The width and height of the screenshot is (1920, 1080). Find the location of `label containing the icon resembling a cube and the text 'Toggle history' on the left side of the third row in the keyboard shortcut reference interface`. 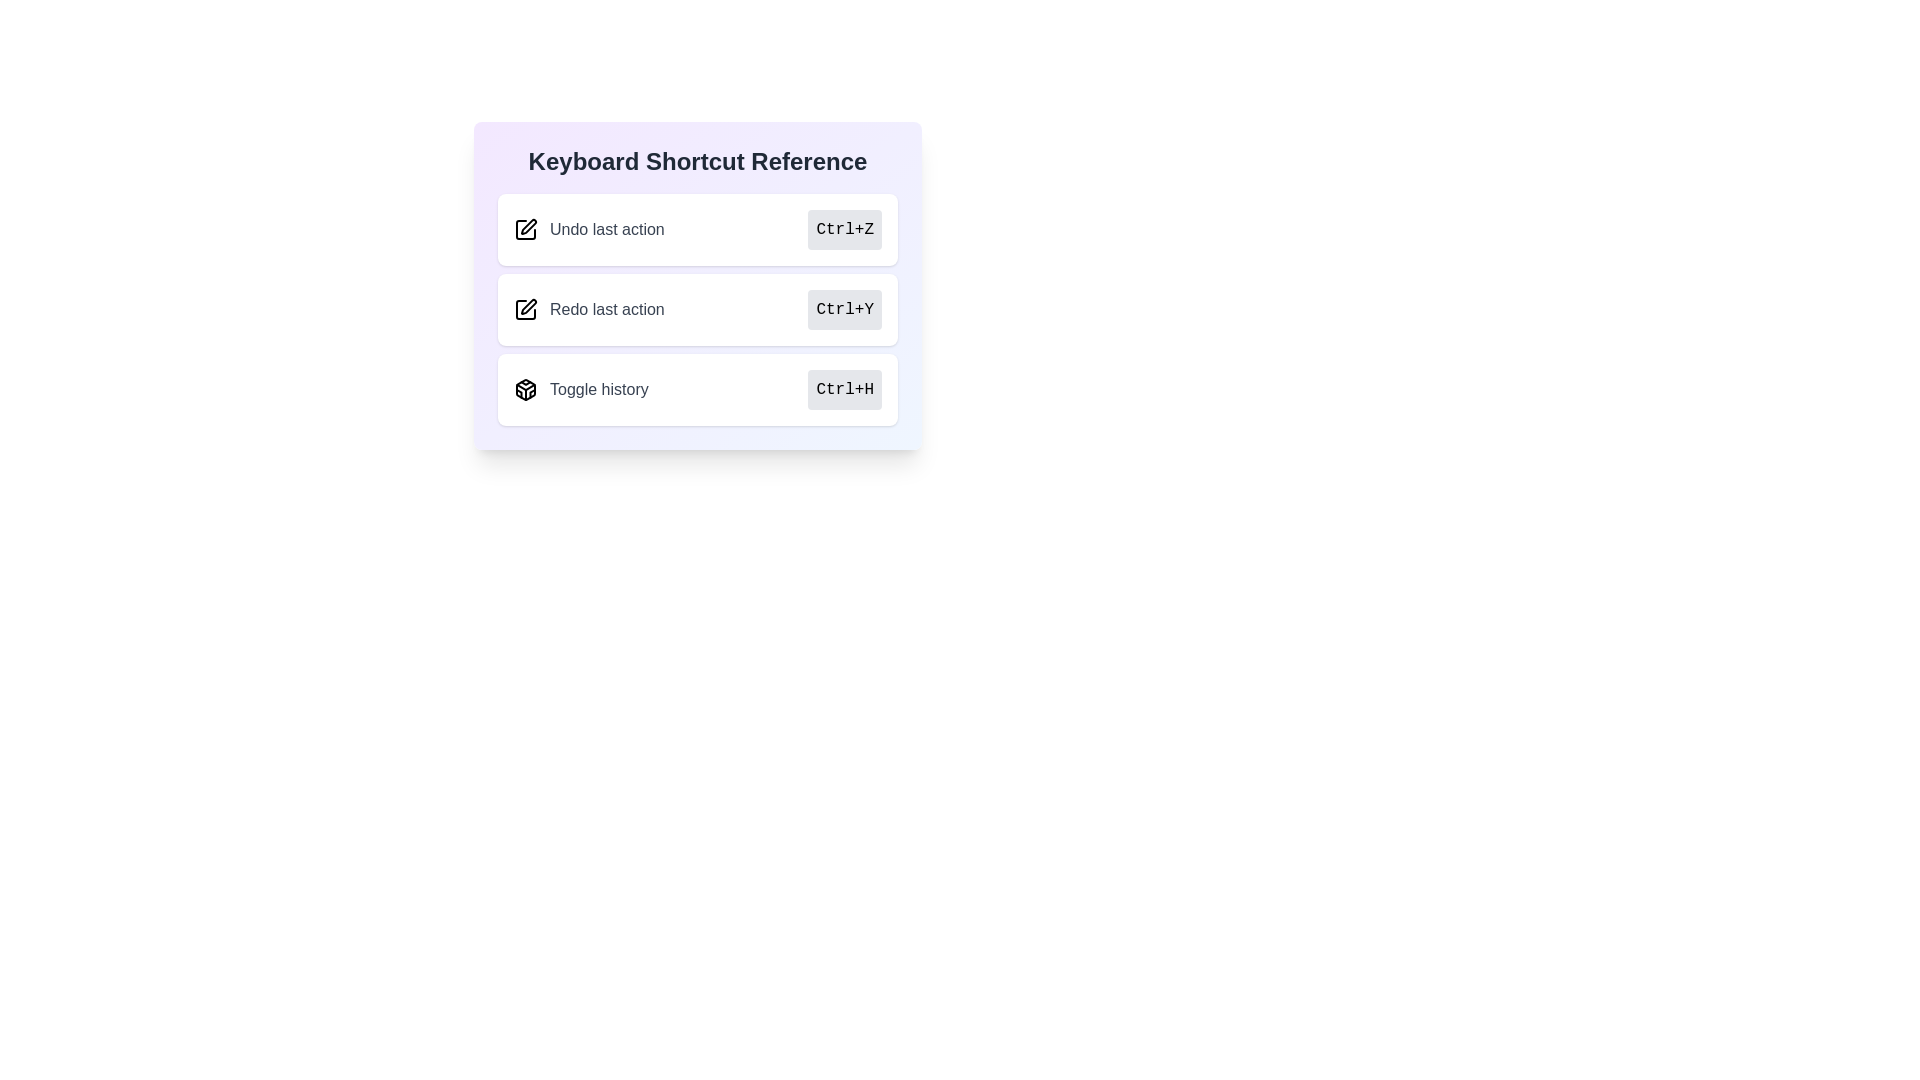

label containing the icon resembling a cube and the text 'Toggle history' on the left side of the third row in the keyboard shortcut reference interface is located at coordinates (580, 389).